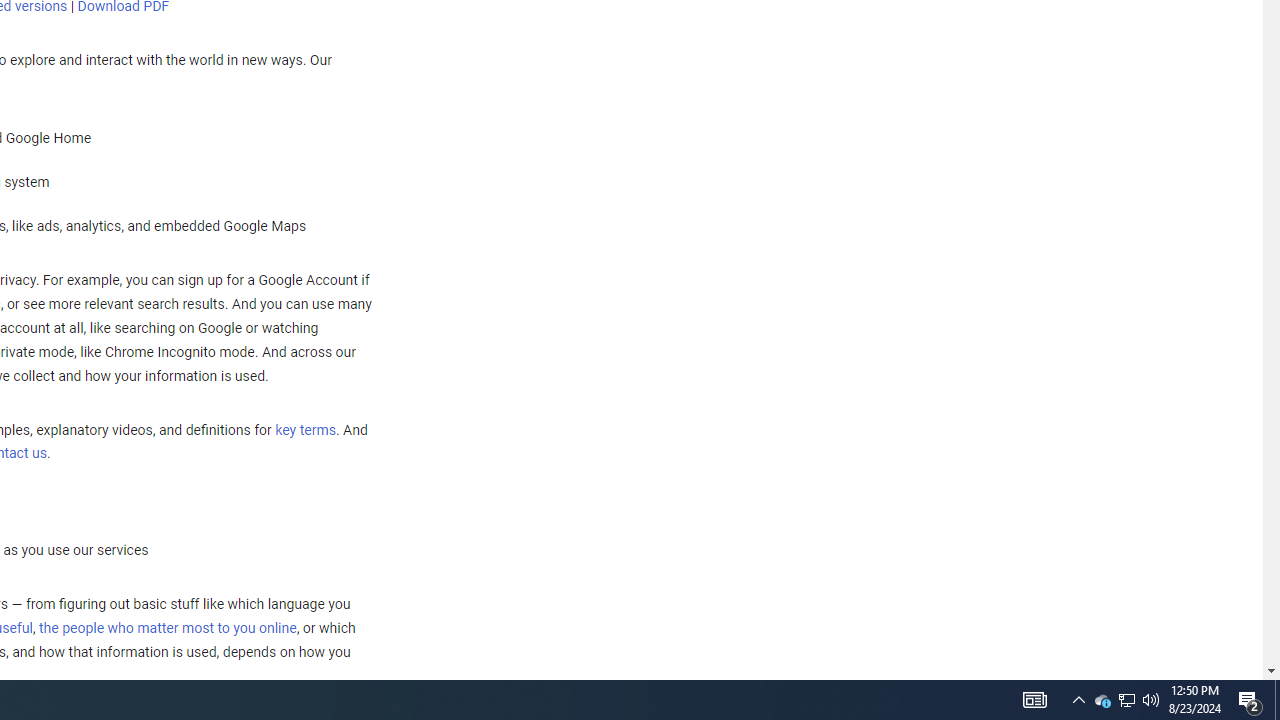  Describe the element at coordinates (167, 627) in the screenshot. I see `'the people who matter most to you online'` at that location.